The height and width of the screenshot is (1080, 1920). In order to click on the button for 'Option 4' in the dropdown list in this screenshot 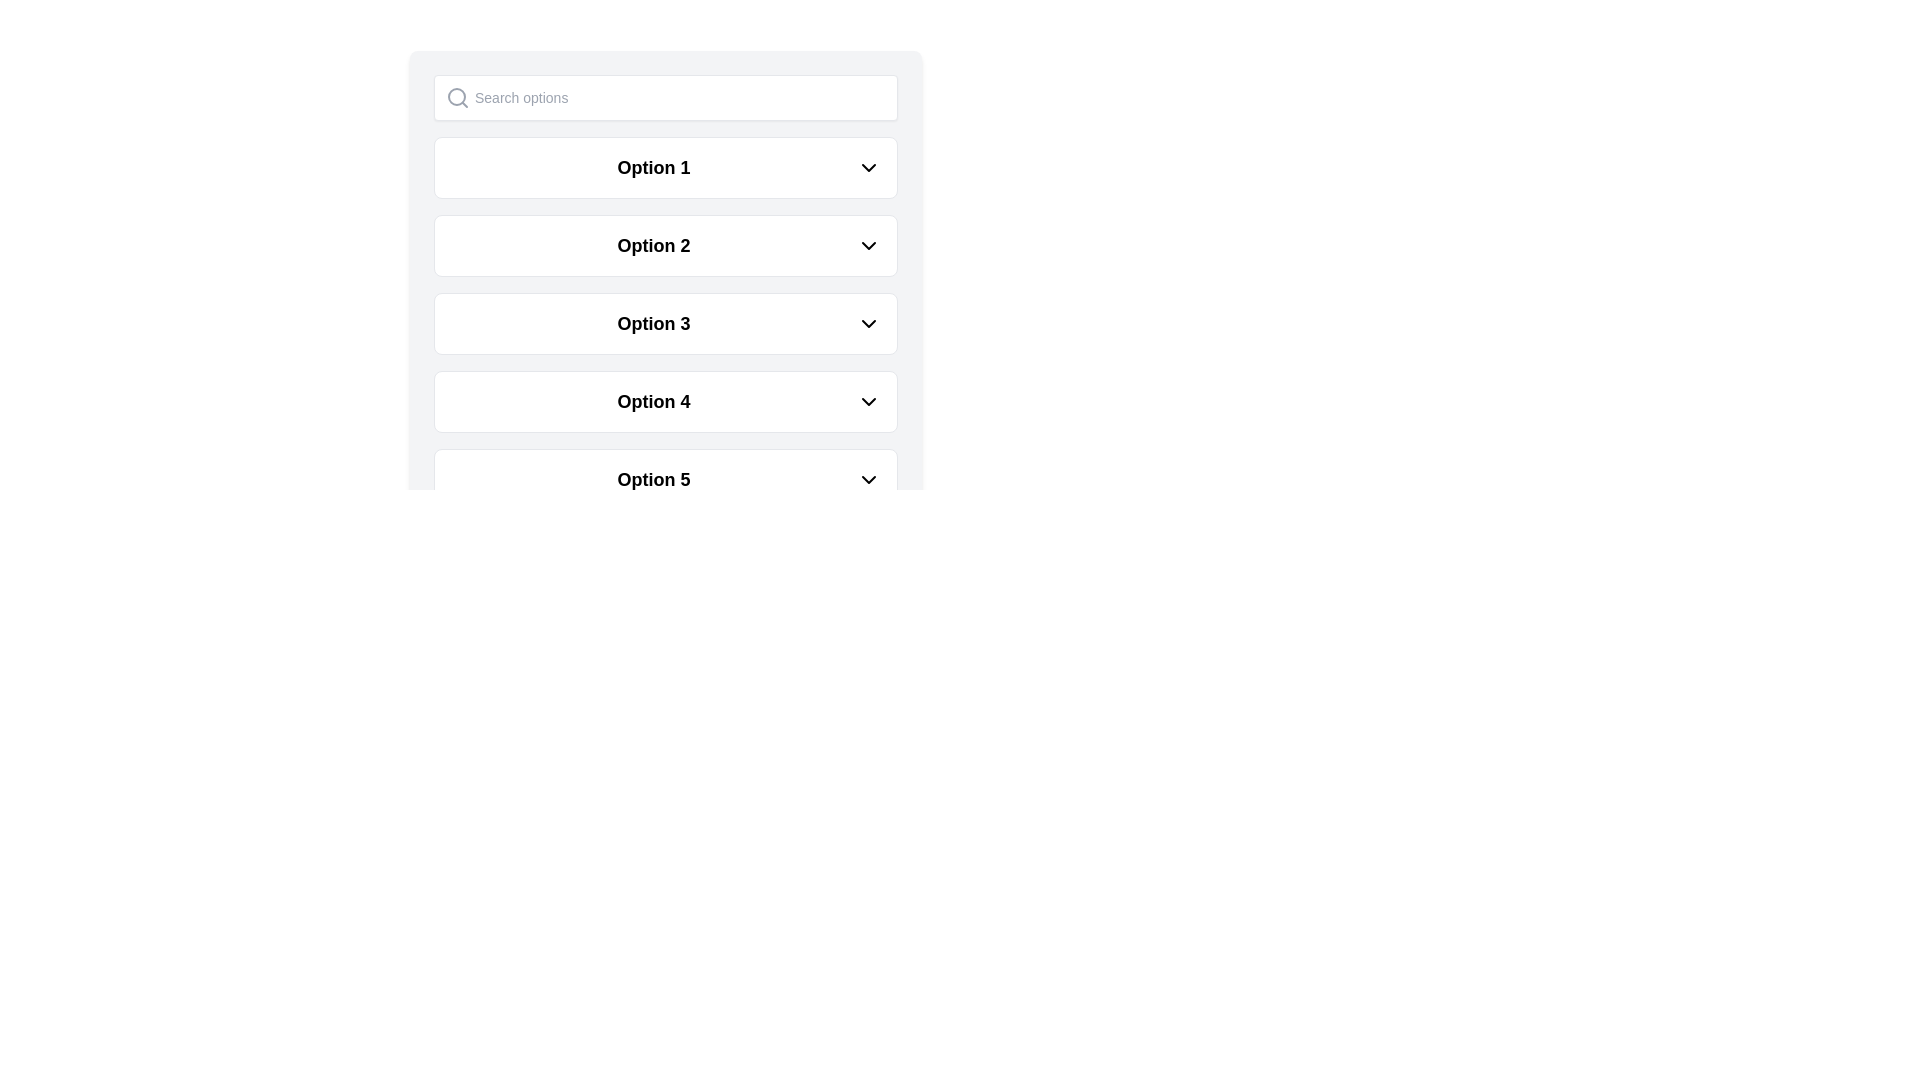, I will do `click(666, 401)`.